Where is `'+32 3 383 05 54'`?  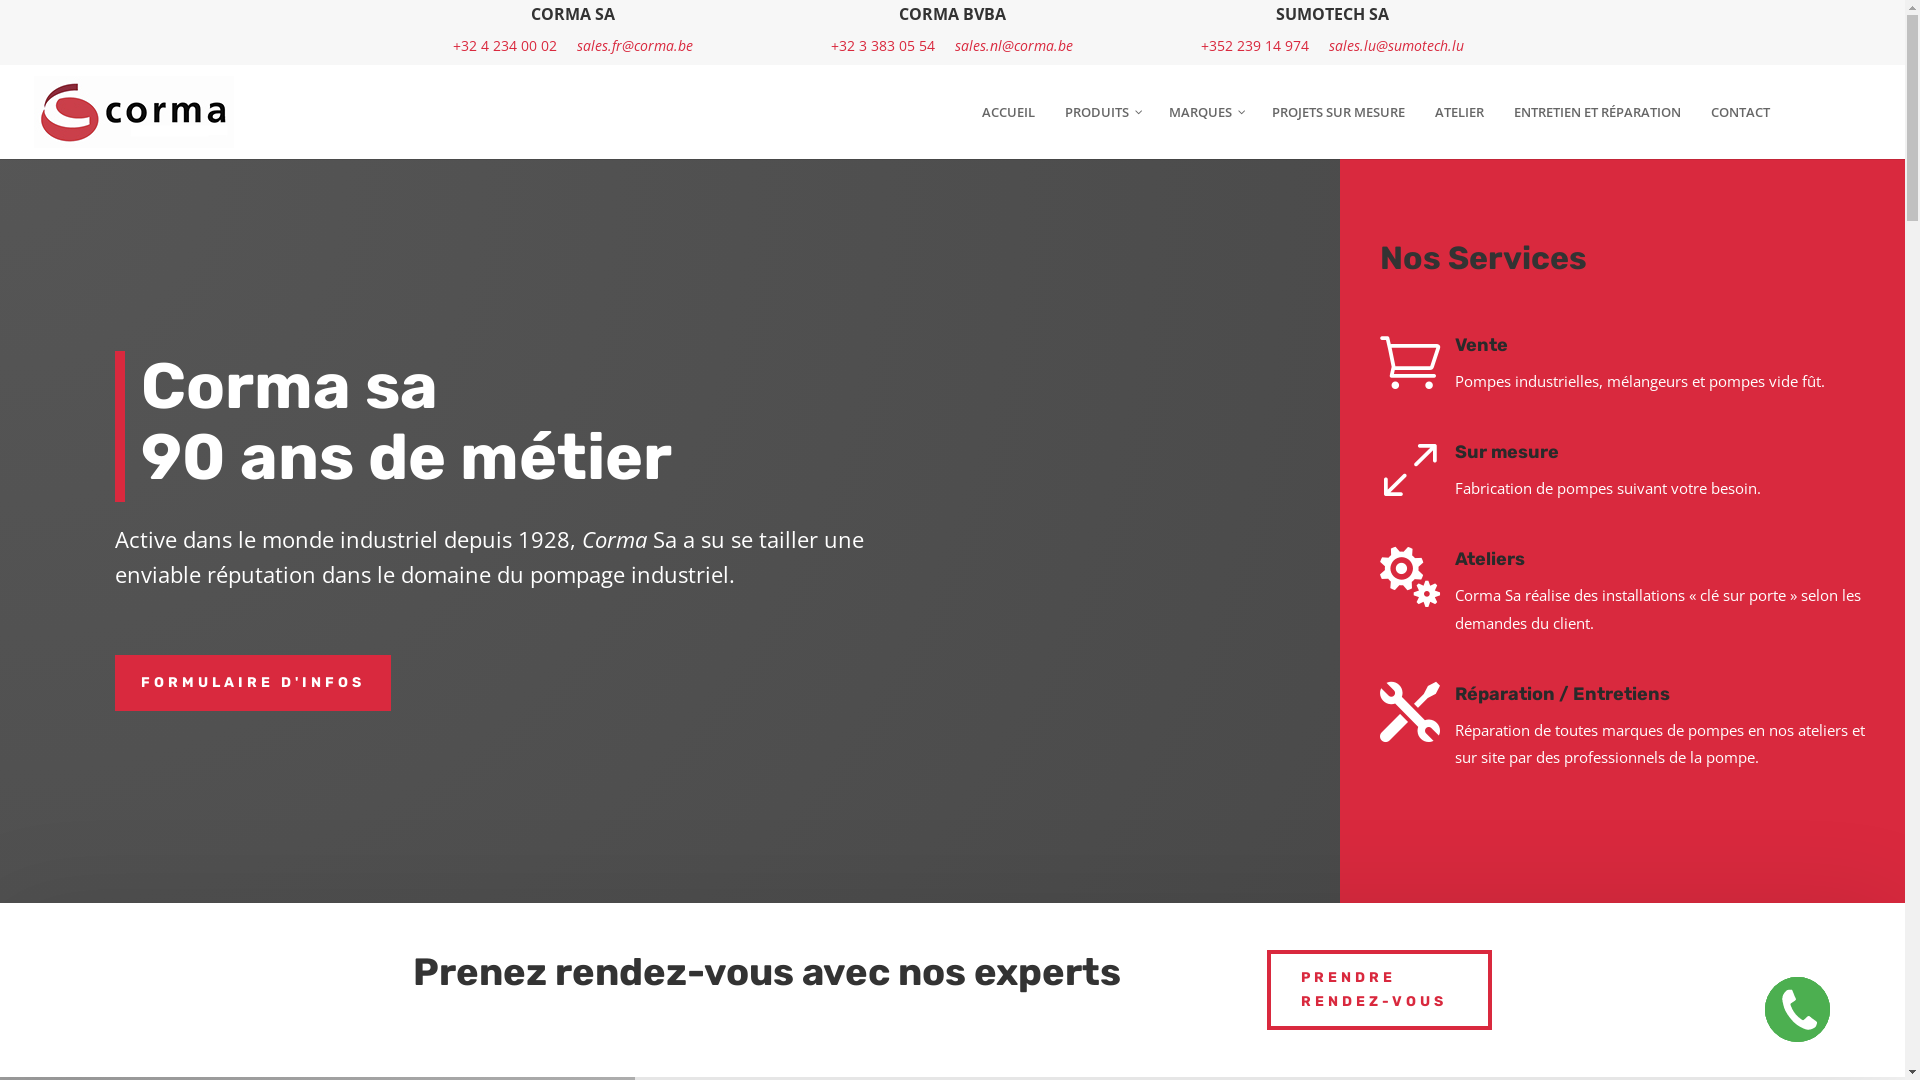 '+32 3 383 05 54' is located at coordinates (882, 45).